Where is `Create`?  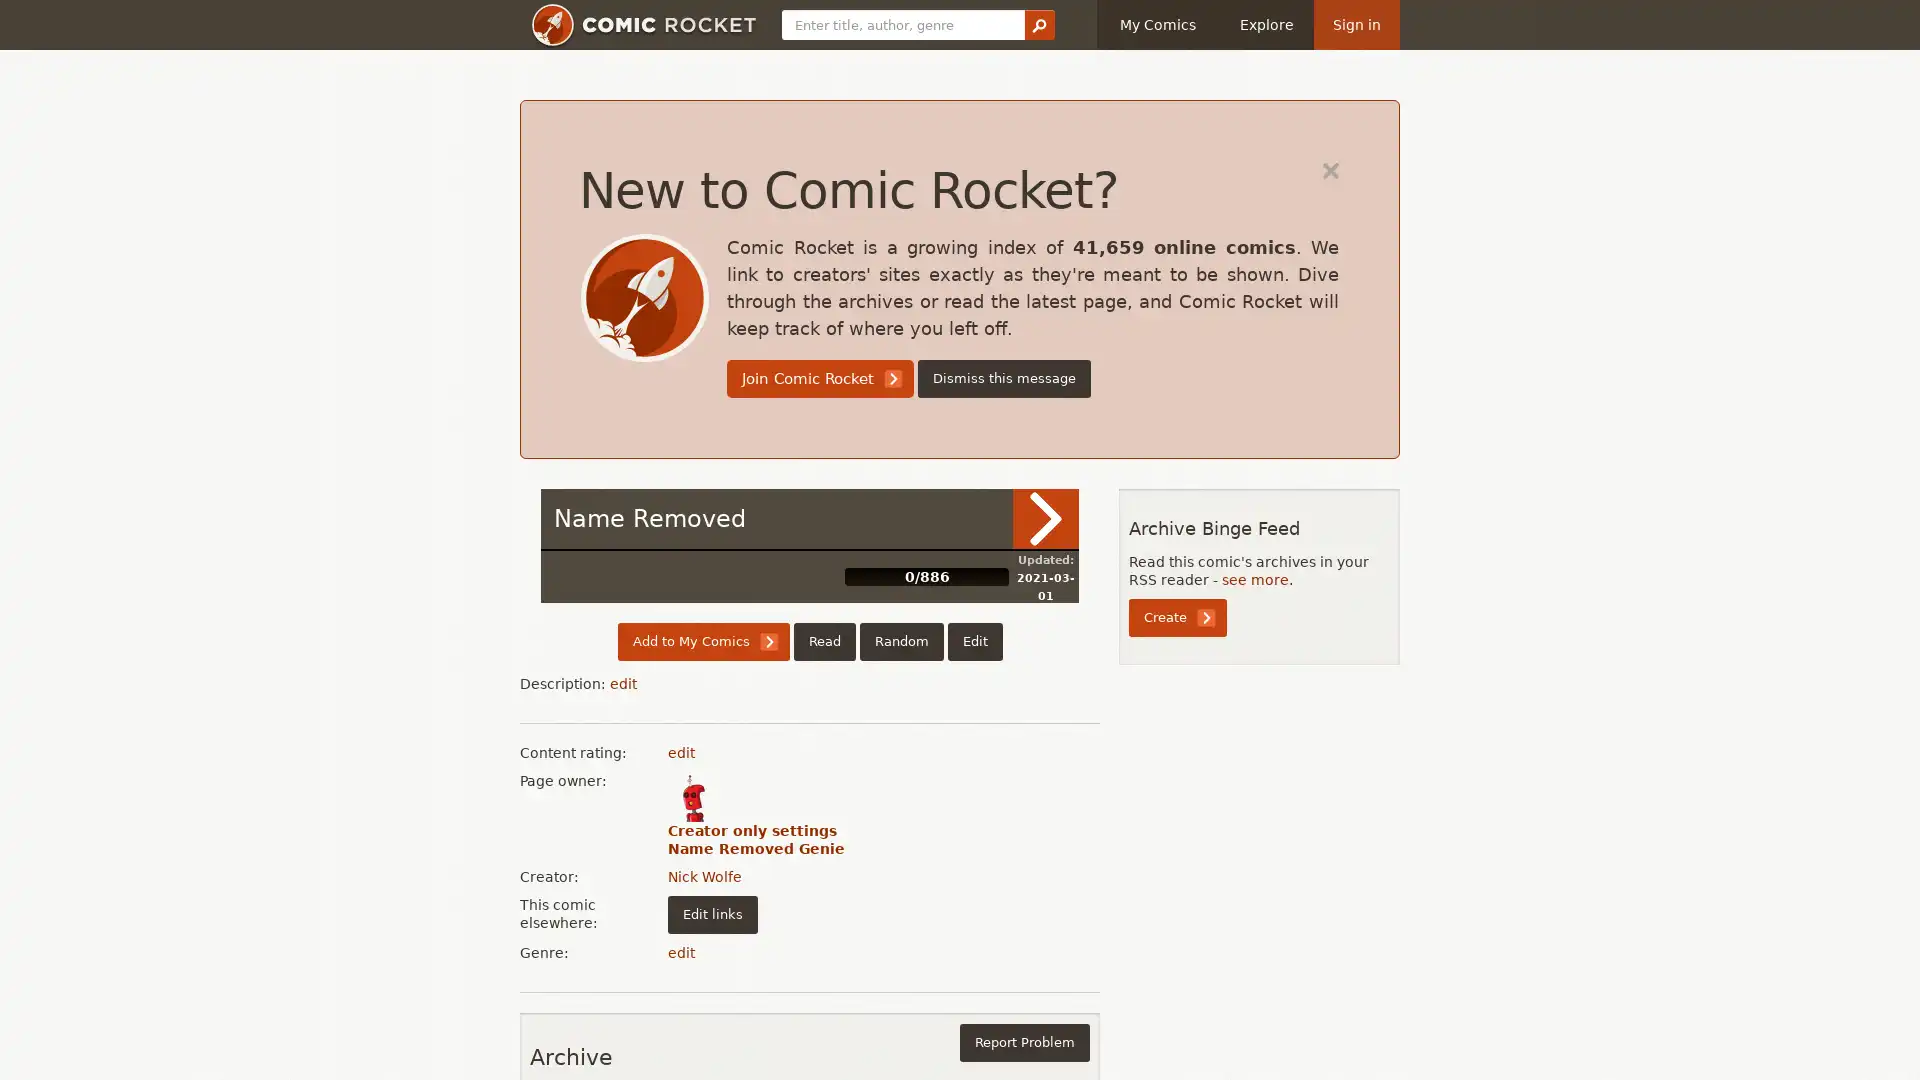
Create is located at coordinates (1177, 616).